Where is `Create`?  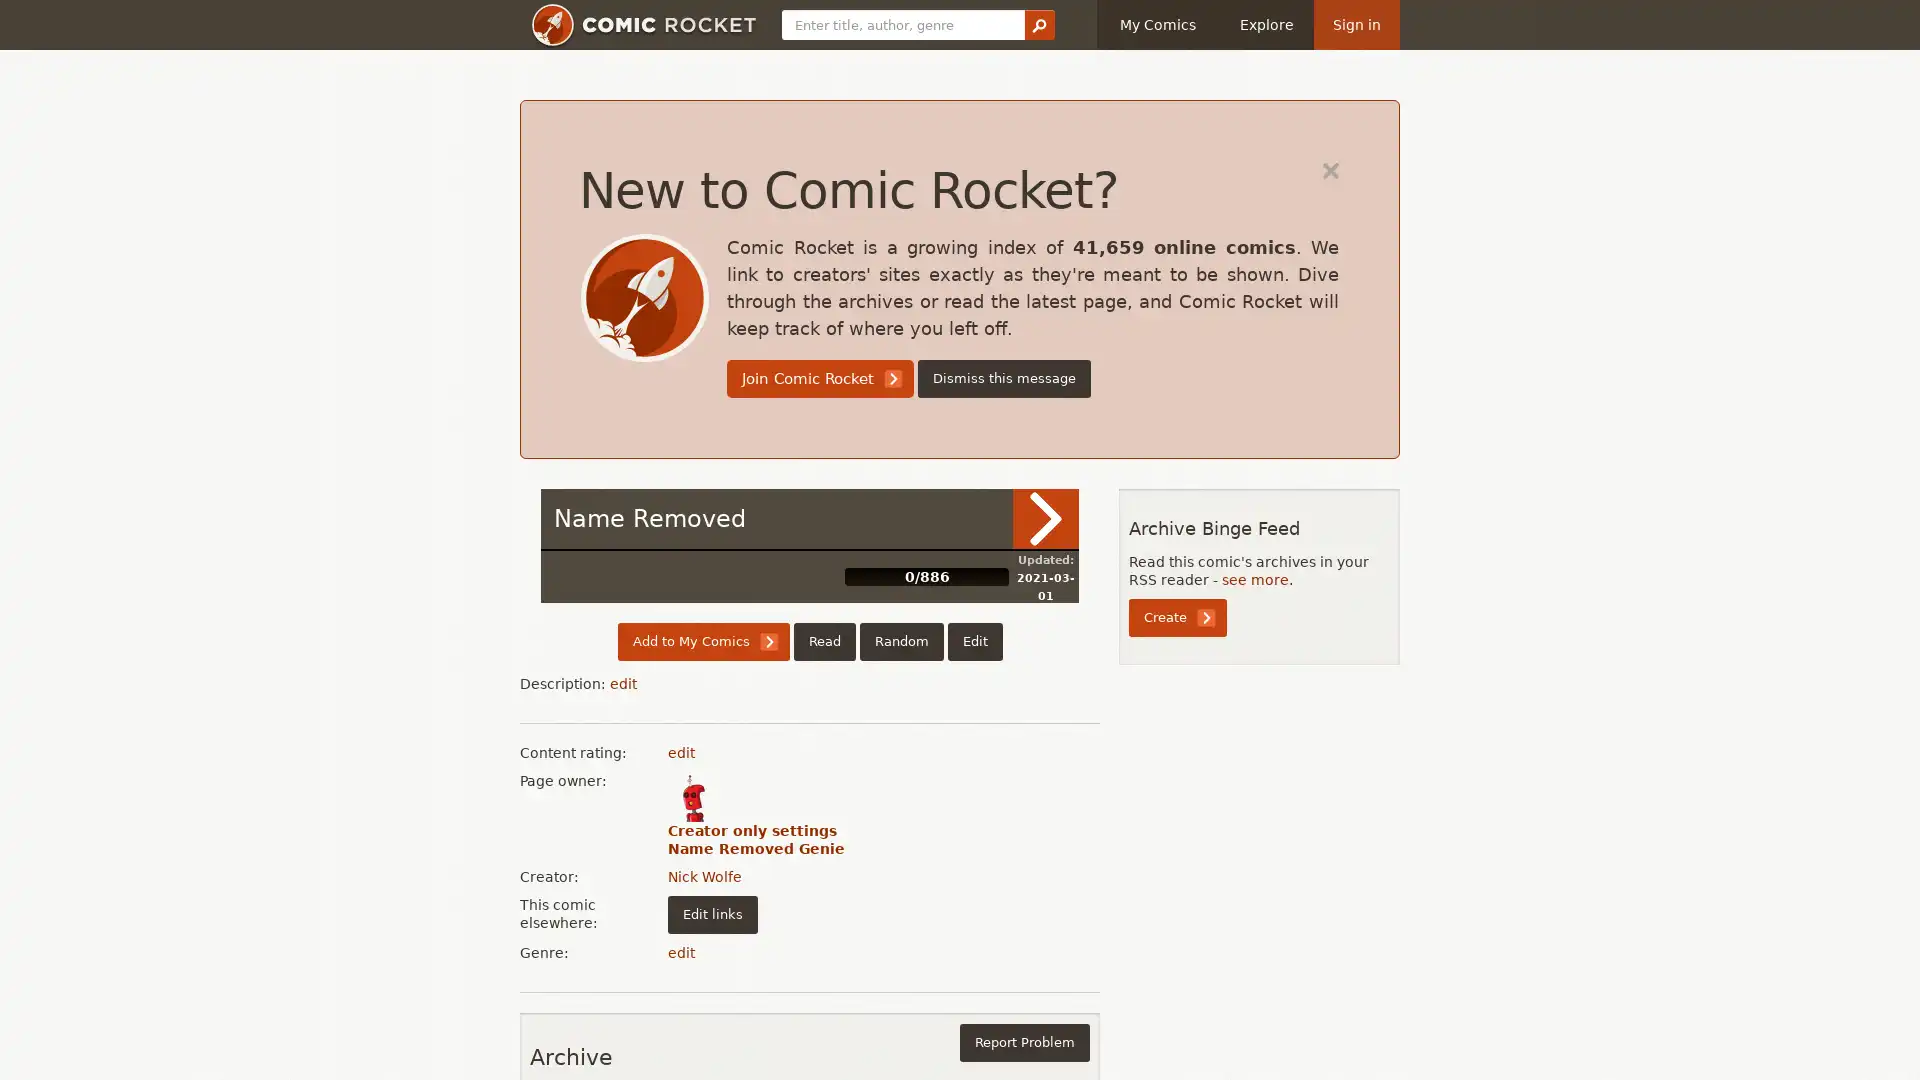
Create is located at coordinates (1177, 616).